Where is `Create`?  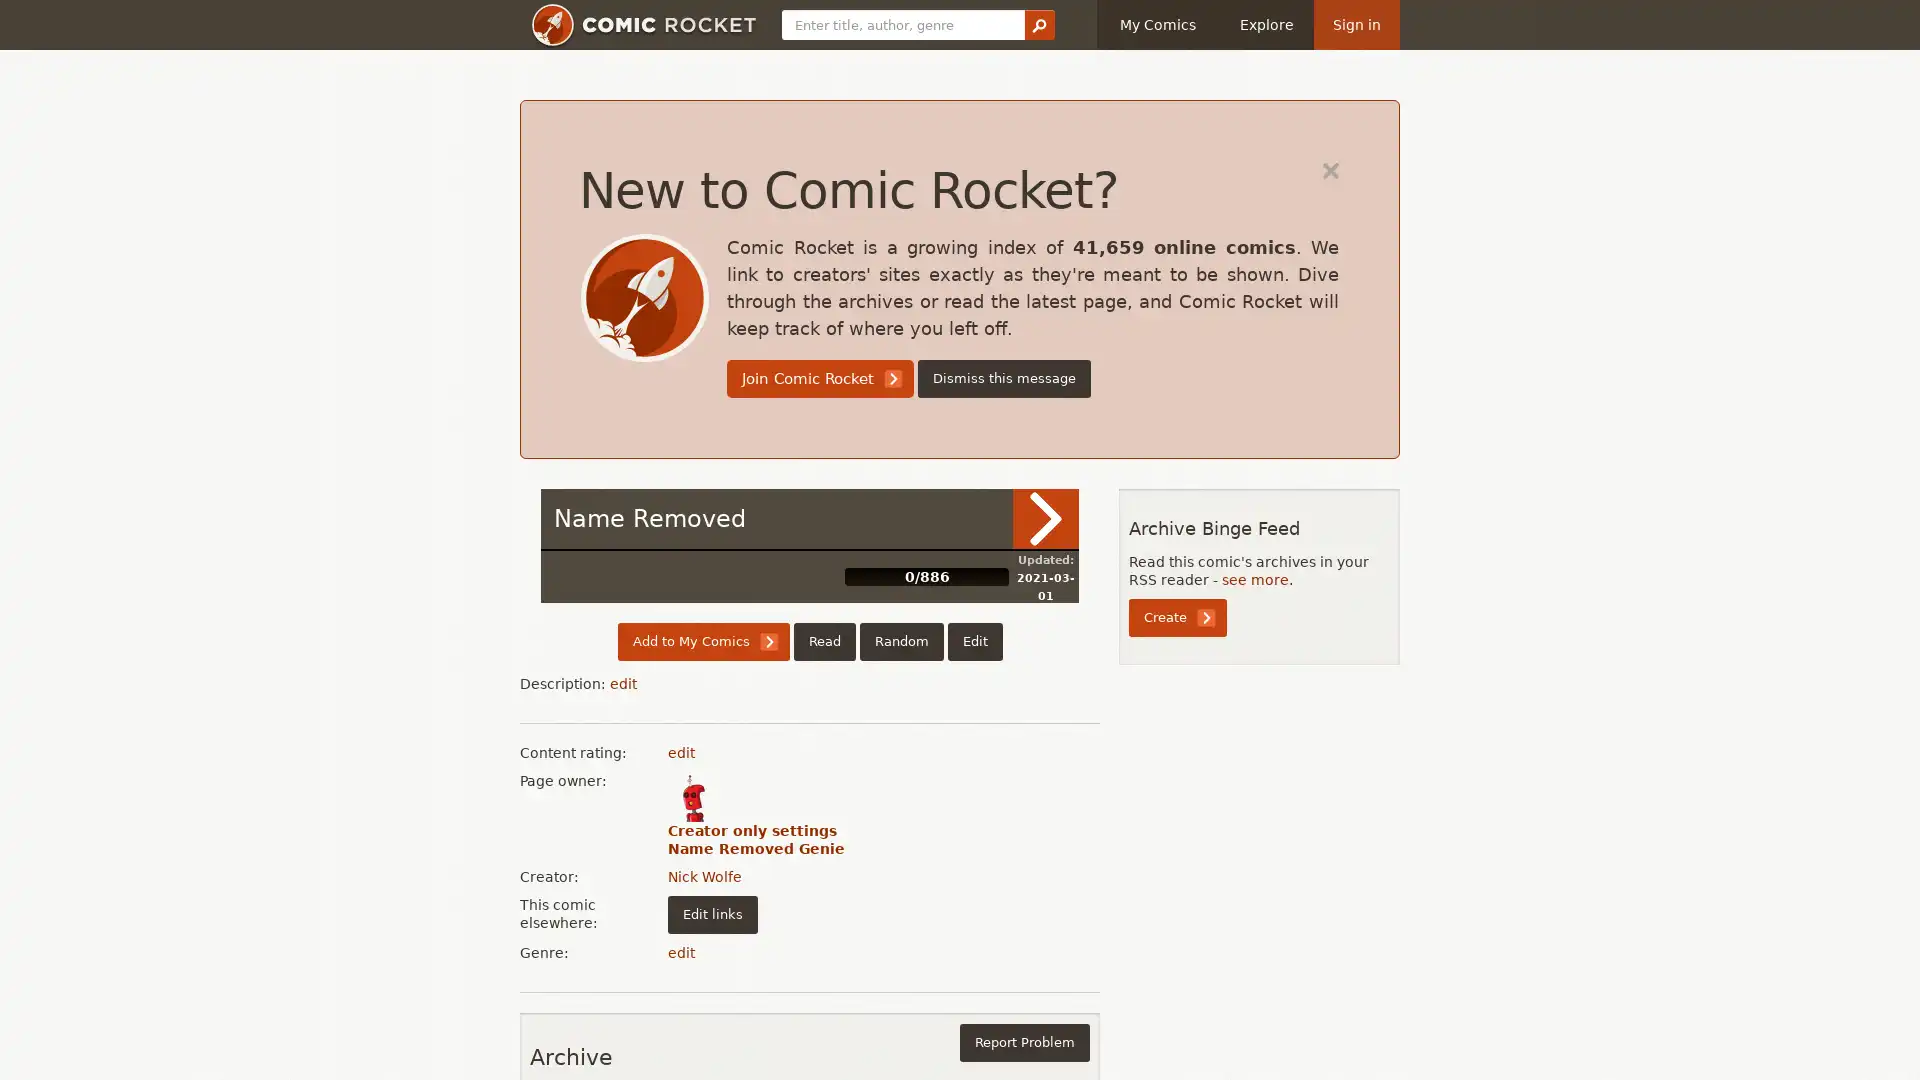
Create is located at coordinates (1177, 616).